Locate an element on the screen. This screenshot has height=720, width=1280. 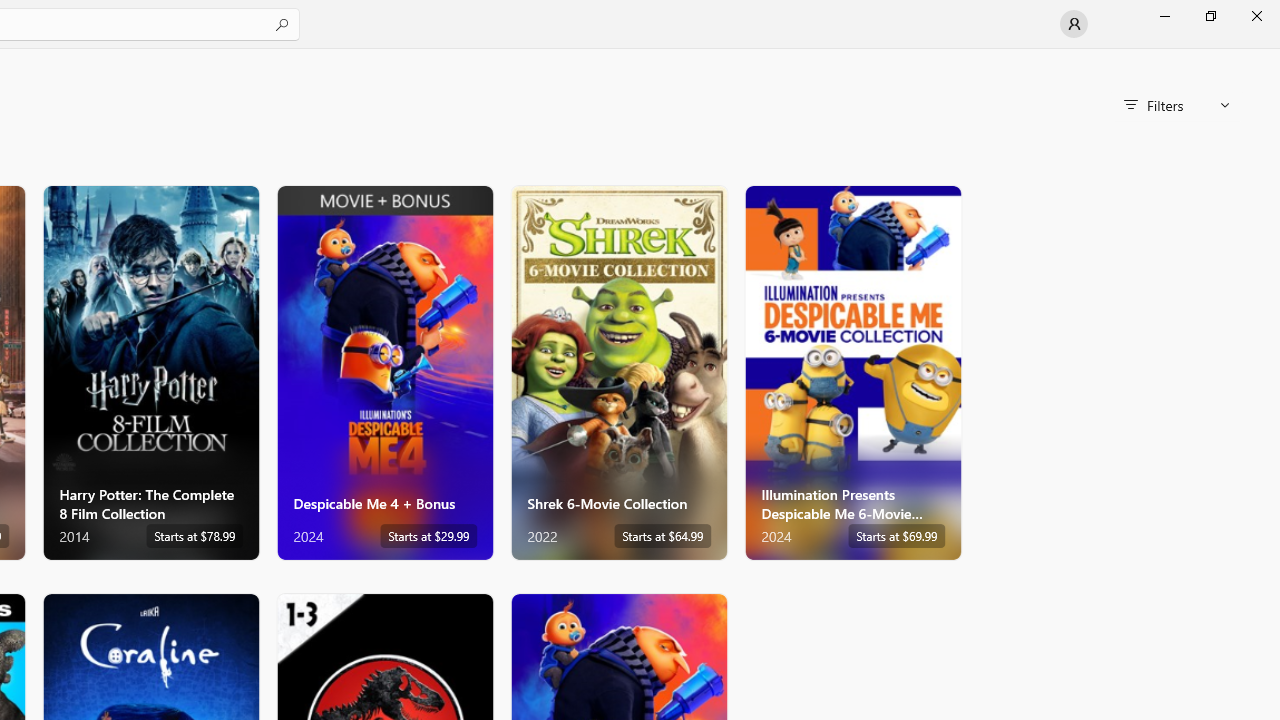
'Despicable Me 4 + Bonus. Starts at $29.99  ' is located at coordinates (385, 372).